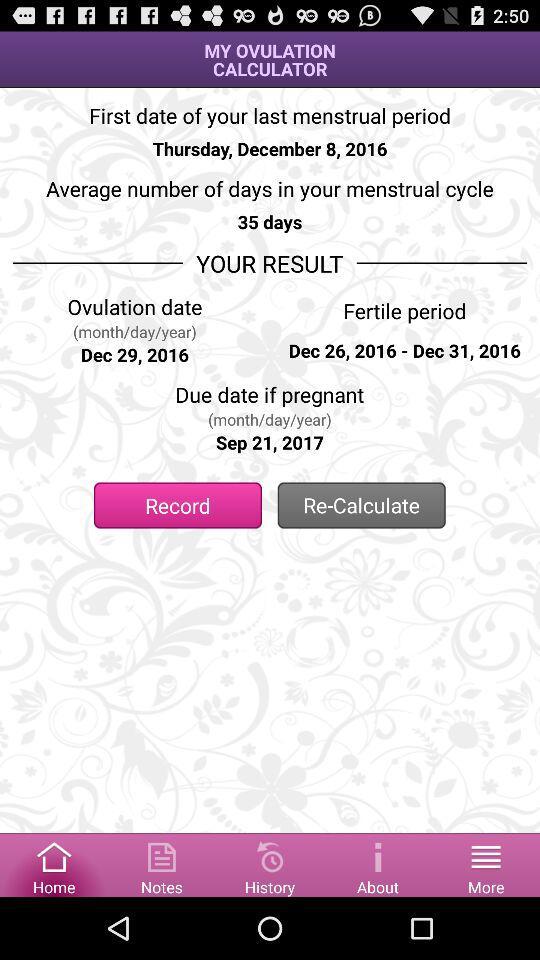 The height and width of the screenshot is (960, 540). What do you see at coordinates (485, 863) in the screenshot?
I see `more` at bounding box center [485, 863].